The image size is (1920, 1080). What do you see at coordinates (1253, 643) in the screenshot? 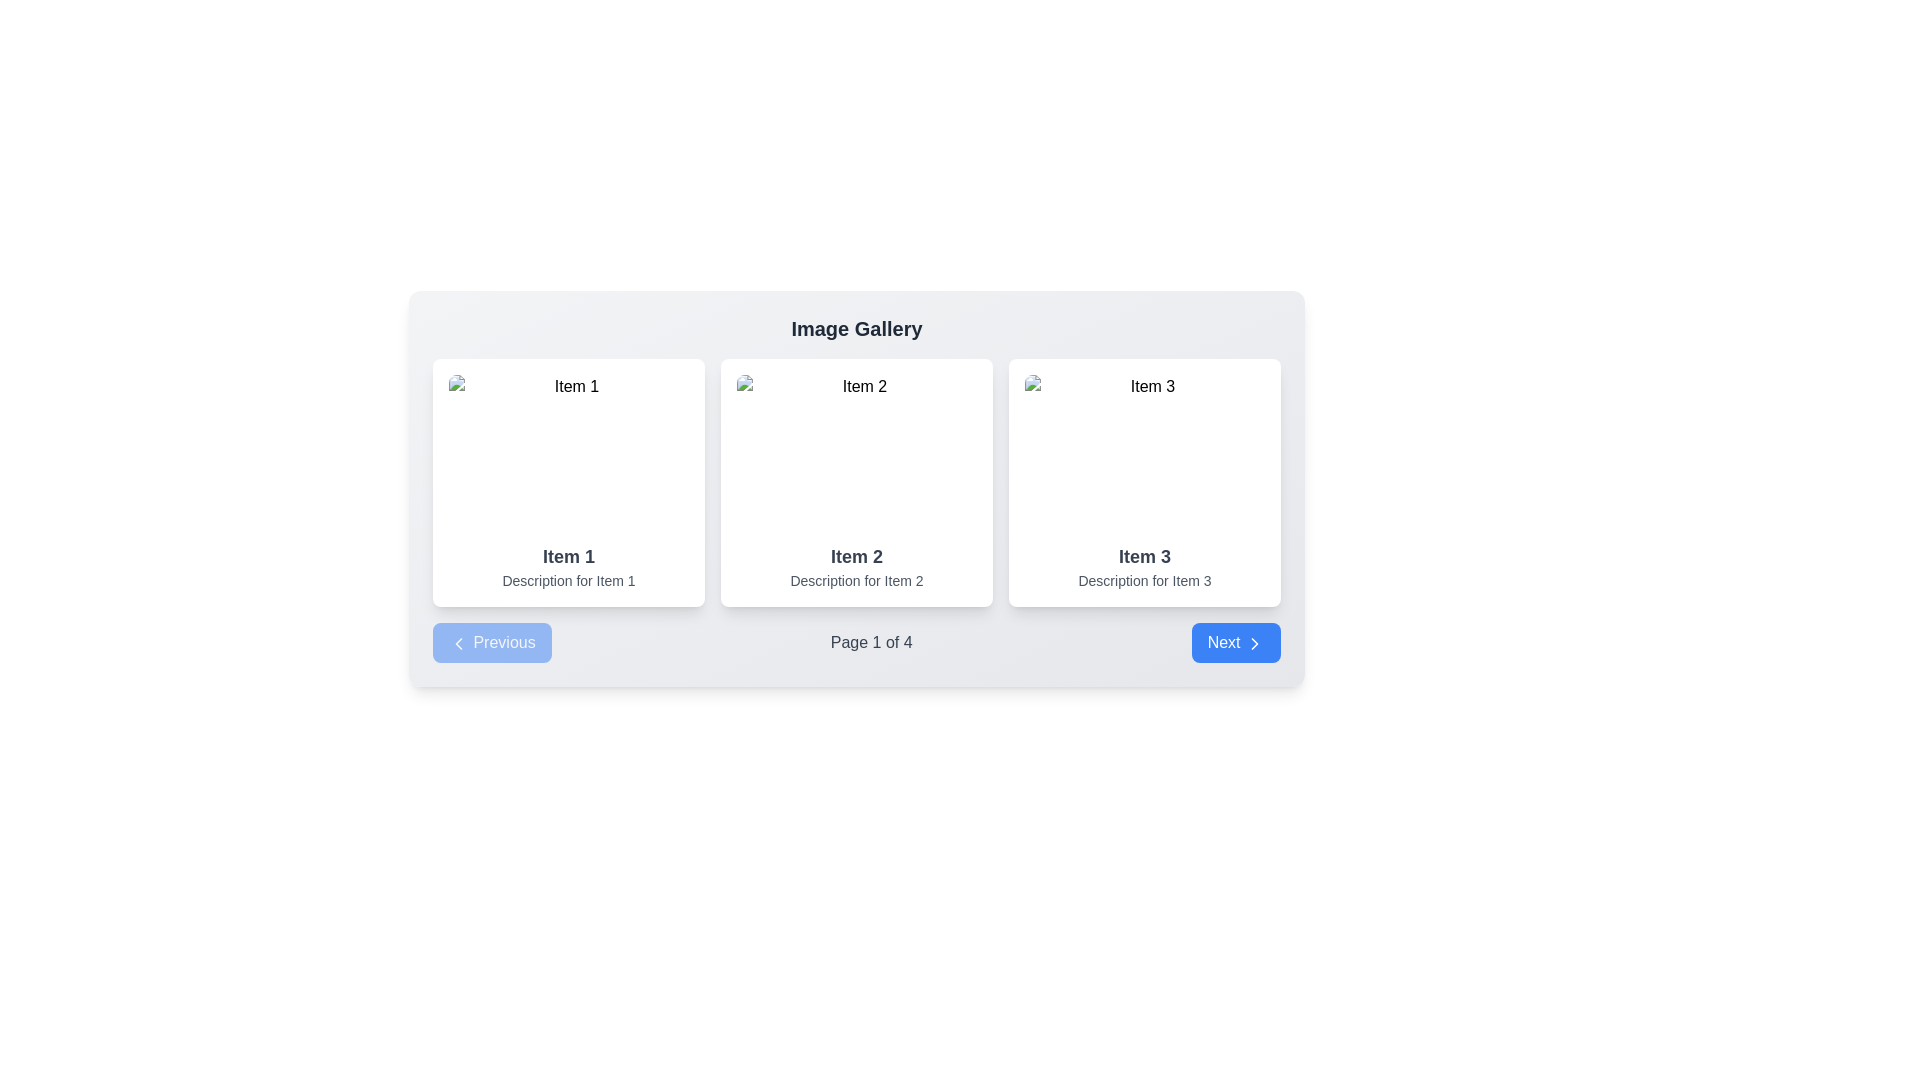
I see `the directional arrow icon located inside the 'Next' button, positioned towards the bottom-right corner of the interface` at bounding box center [1253, 643].